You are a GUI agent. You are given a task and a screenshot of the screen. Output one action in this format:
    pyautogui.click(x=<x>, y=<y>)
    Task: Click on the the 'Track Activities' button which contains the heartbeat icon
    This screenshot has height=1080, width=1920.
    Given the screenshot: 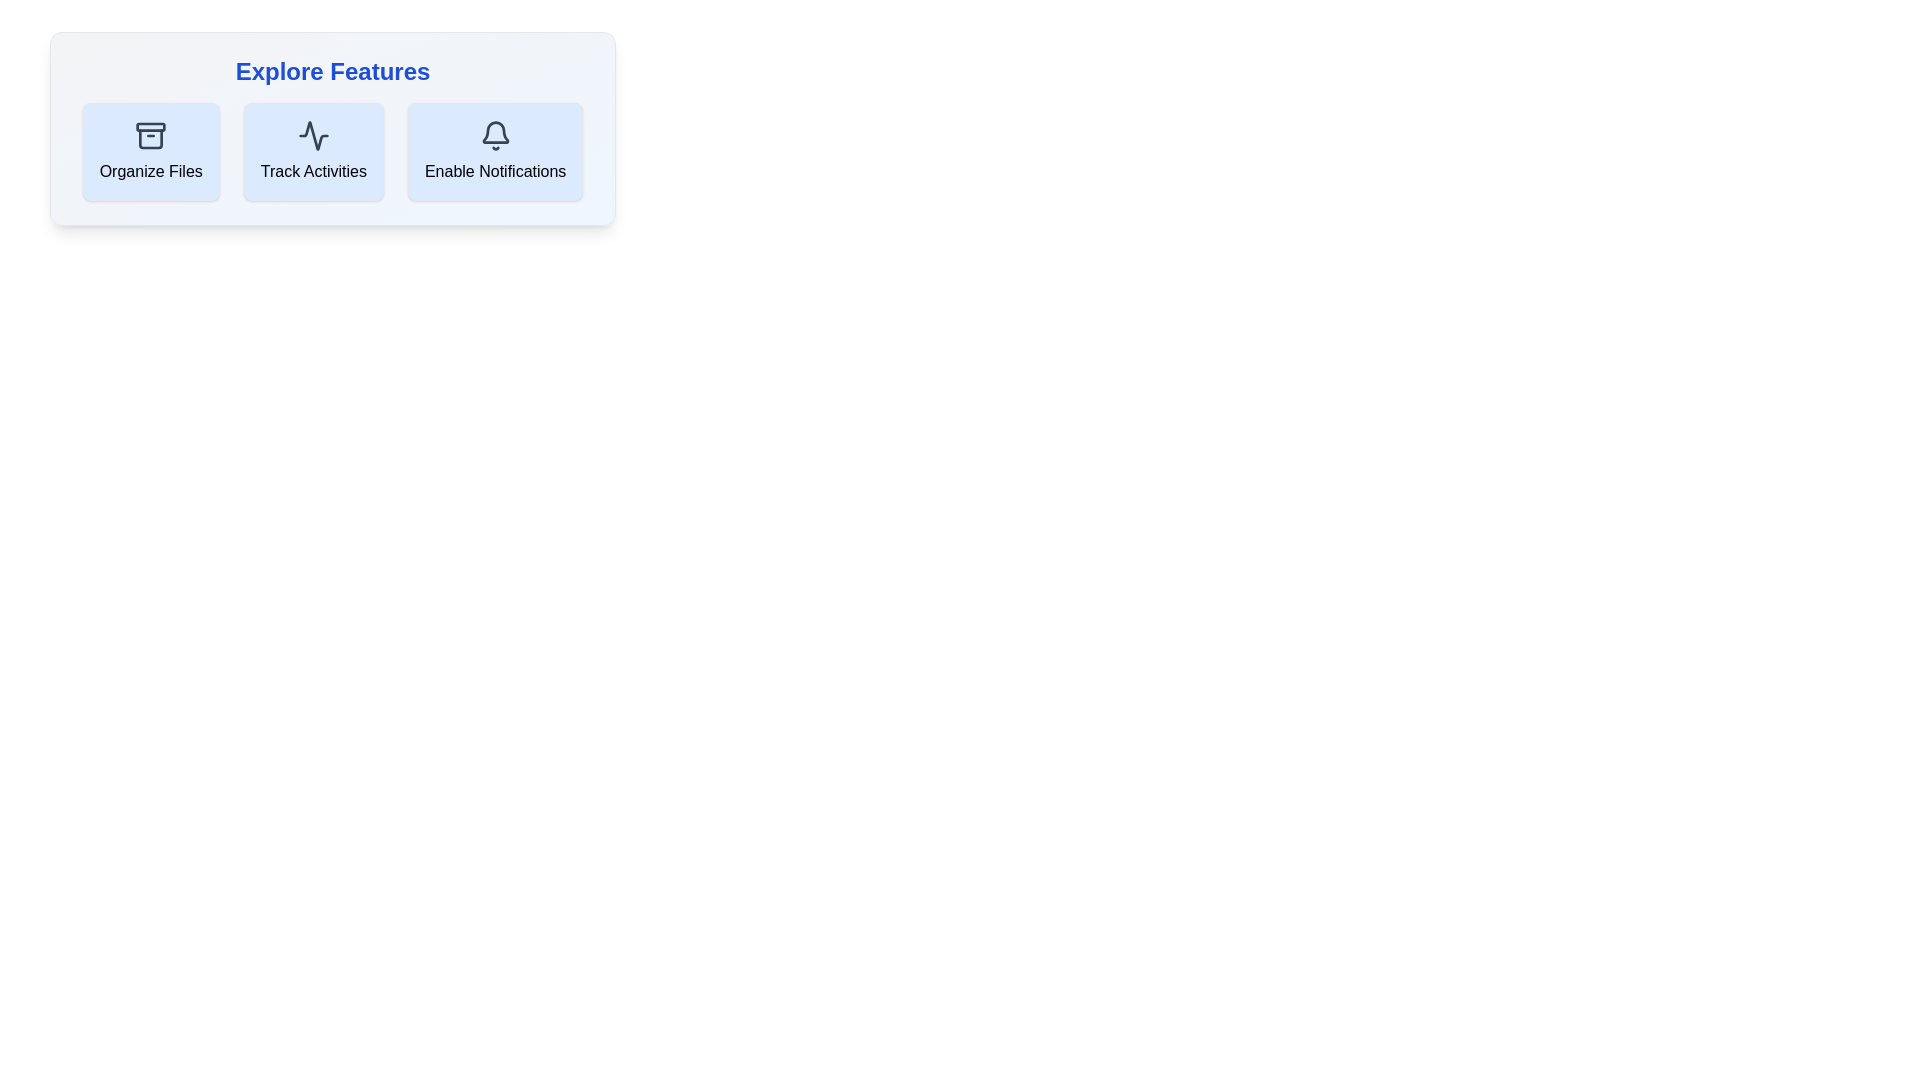 What is the action you would take?
    pyautogui.click(x=312, y=135)
    